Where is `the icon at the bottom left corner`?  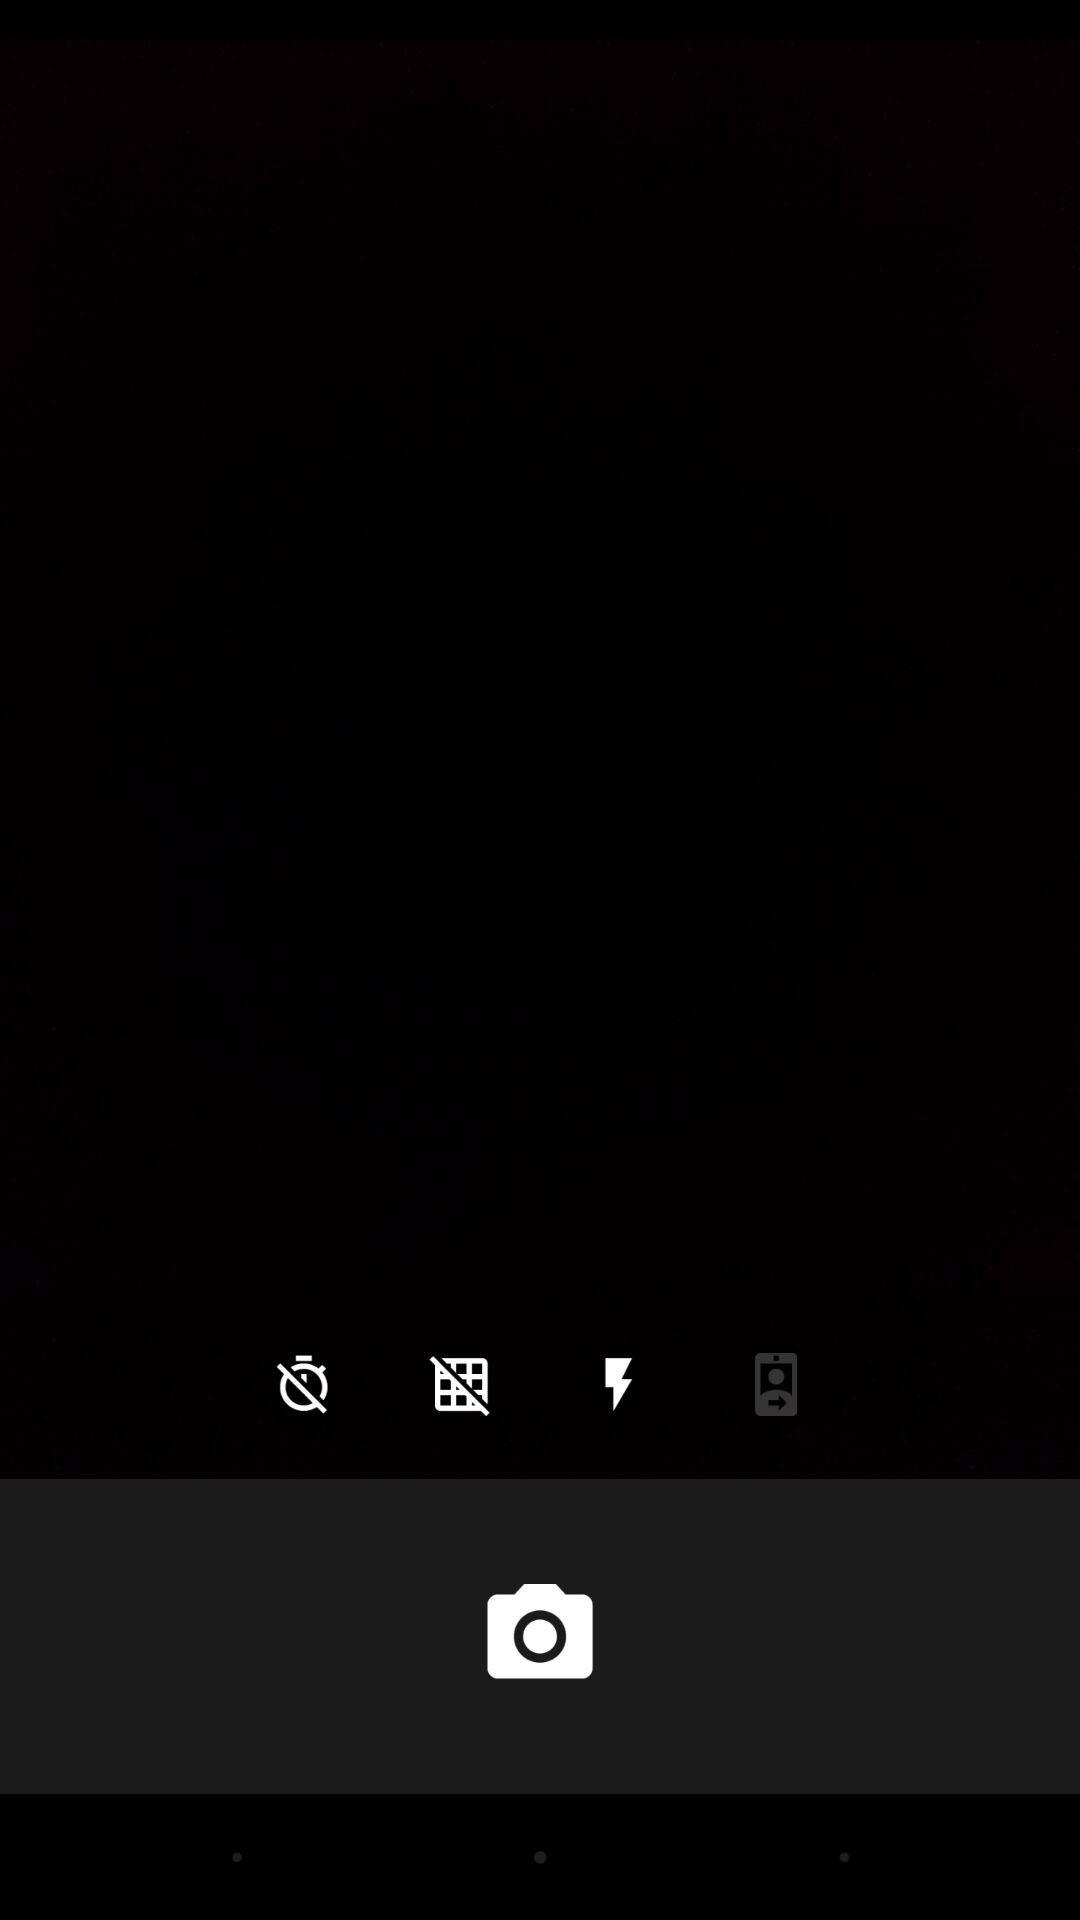
the icon at the bottom left corner is located at coordinates (303, 1383).